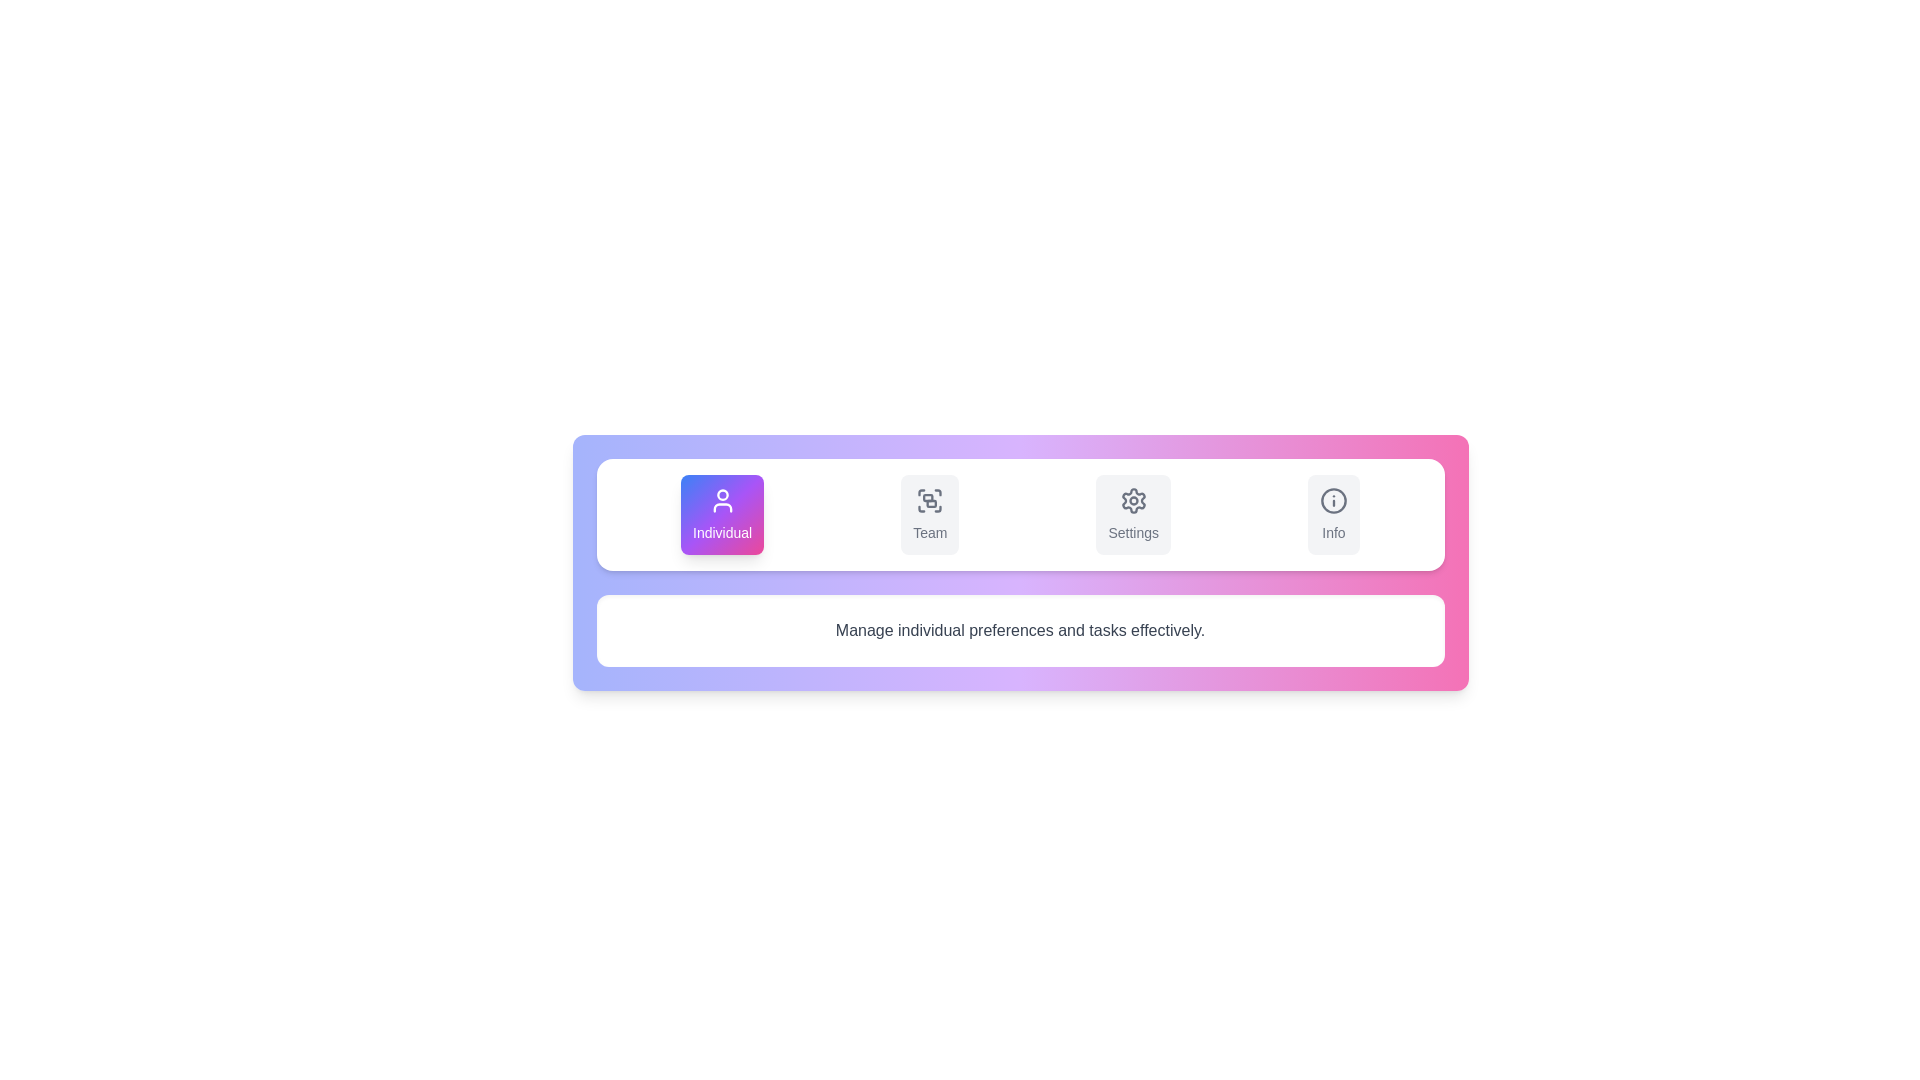 The height and width of the screenshot is (1080, 1920). Describe the element at coordinates (929, 514) in the screenshot. I see `the 'Team' button` at that location.